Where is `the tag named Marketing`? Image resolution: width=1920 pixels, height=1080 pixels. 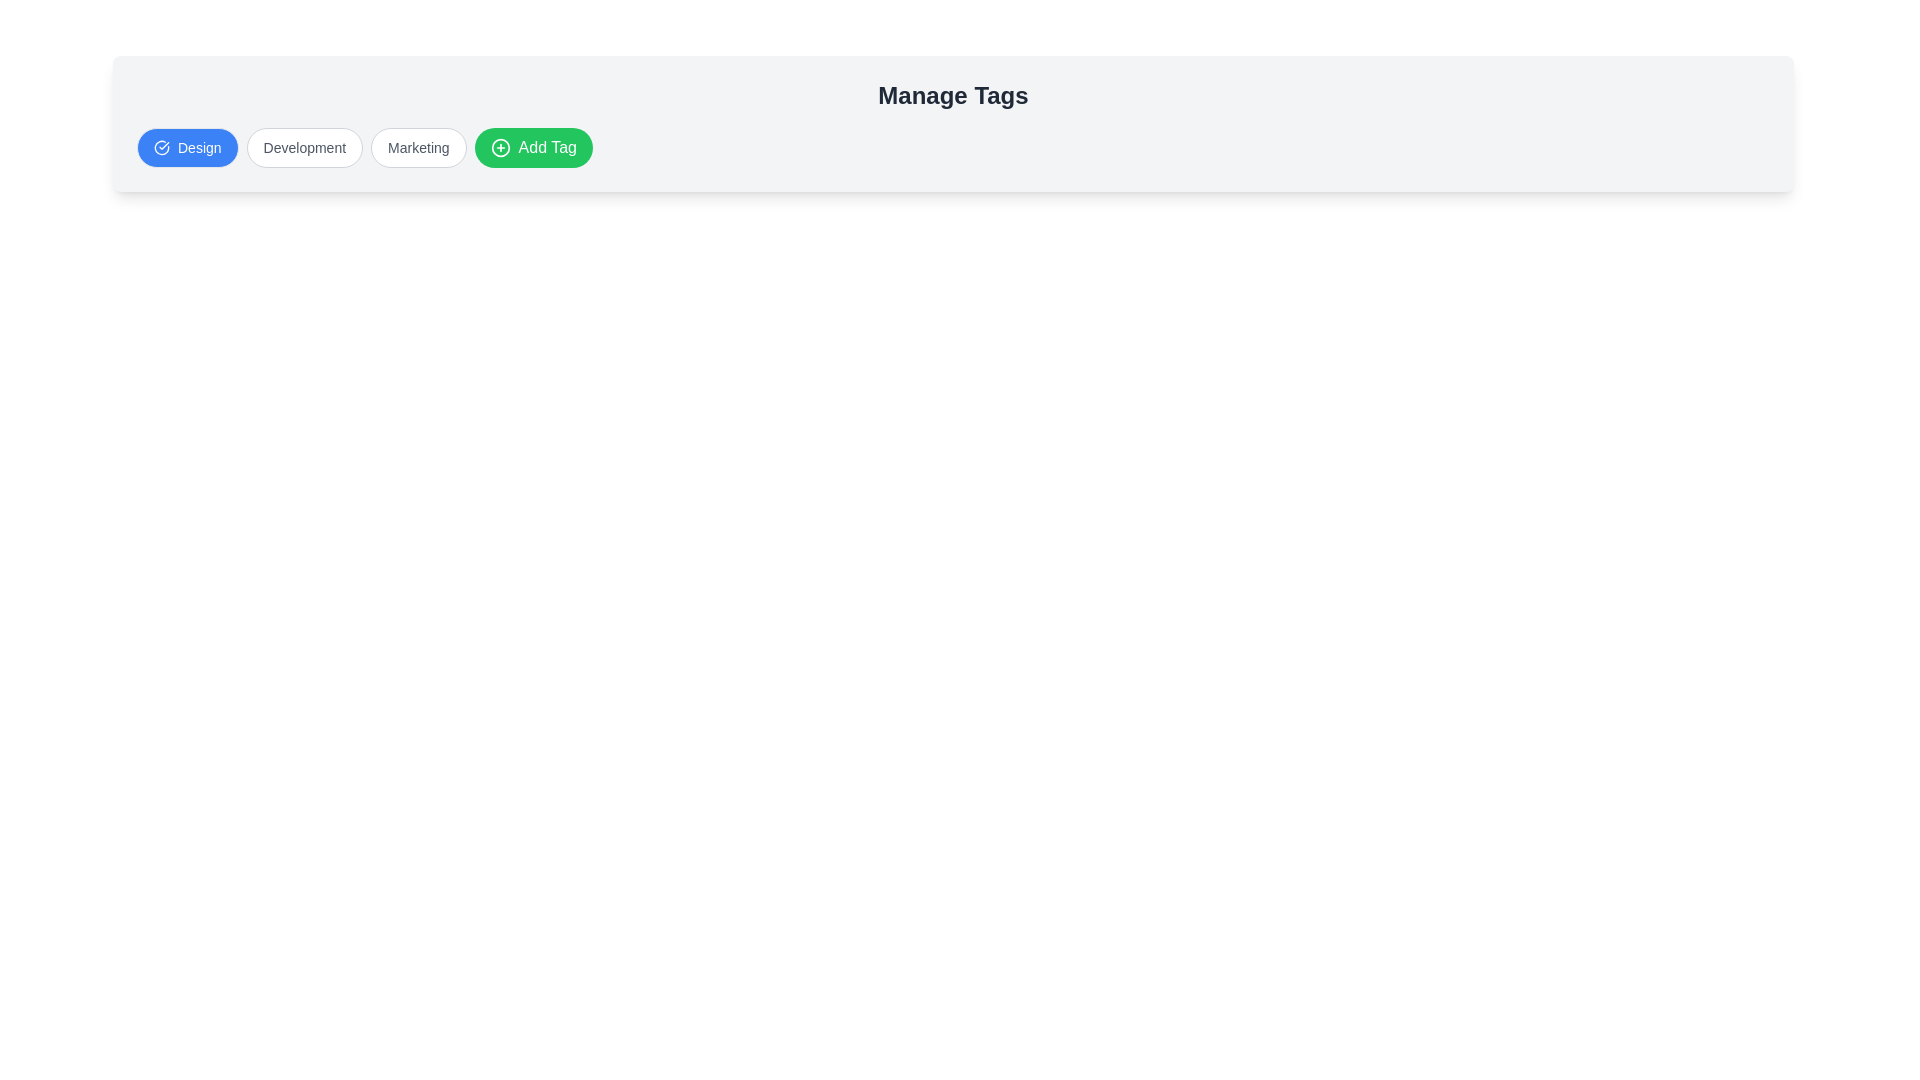 the tag named Marketing is located at coordinates (417, 146).